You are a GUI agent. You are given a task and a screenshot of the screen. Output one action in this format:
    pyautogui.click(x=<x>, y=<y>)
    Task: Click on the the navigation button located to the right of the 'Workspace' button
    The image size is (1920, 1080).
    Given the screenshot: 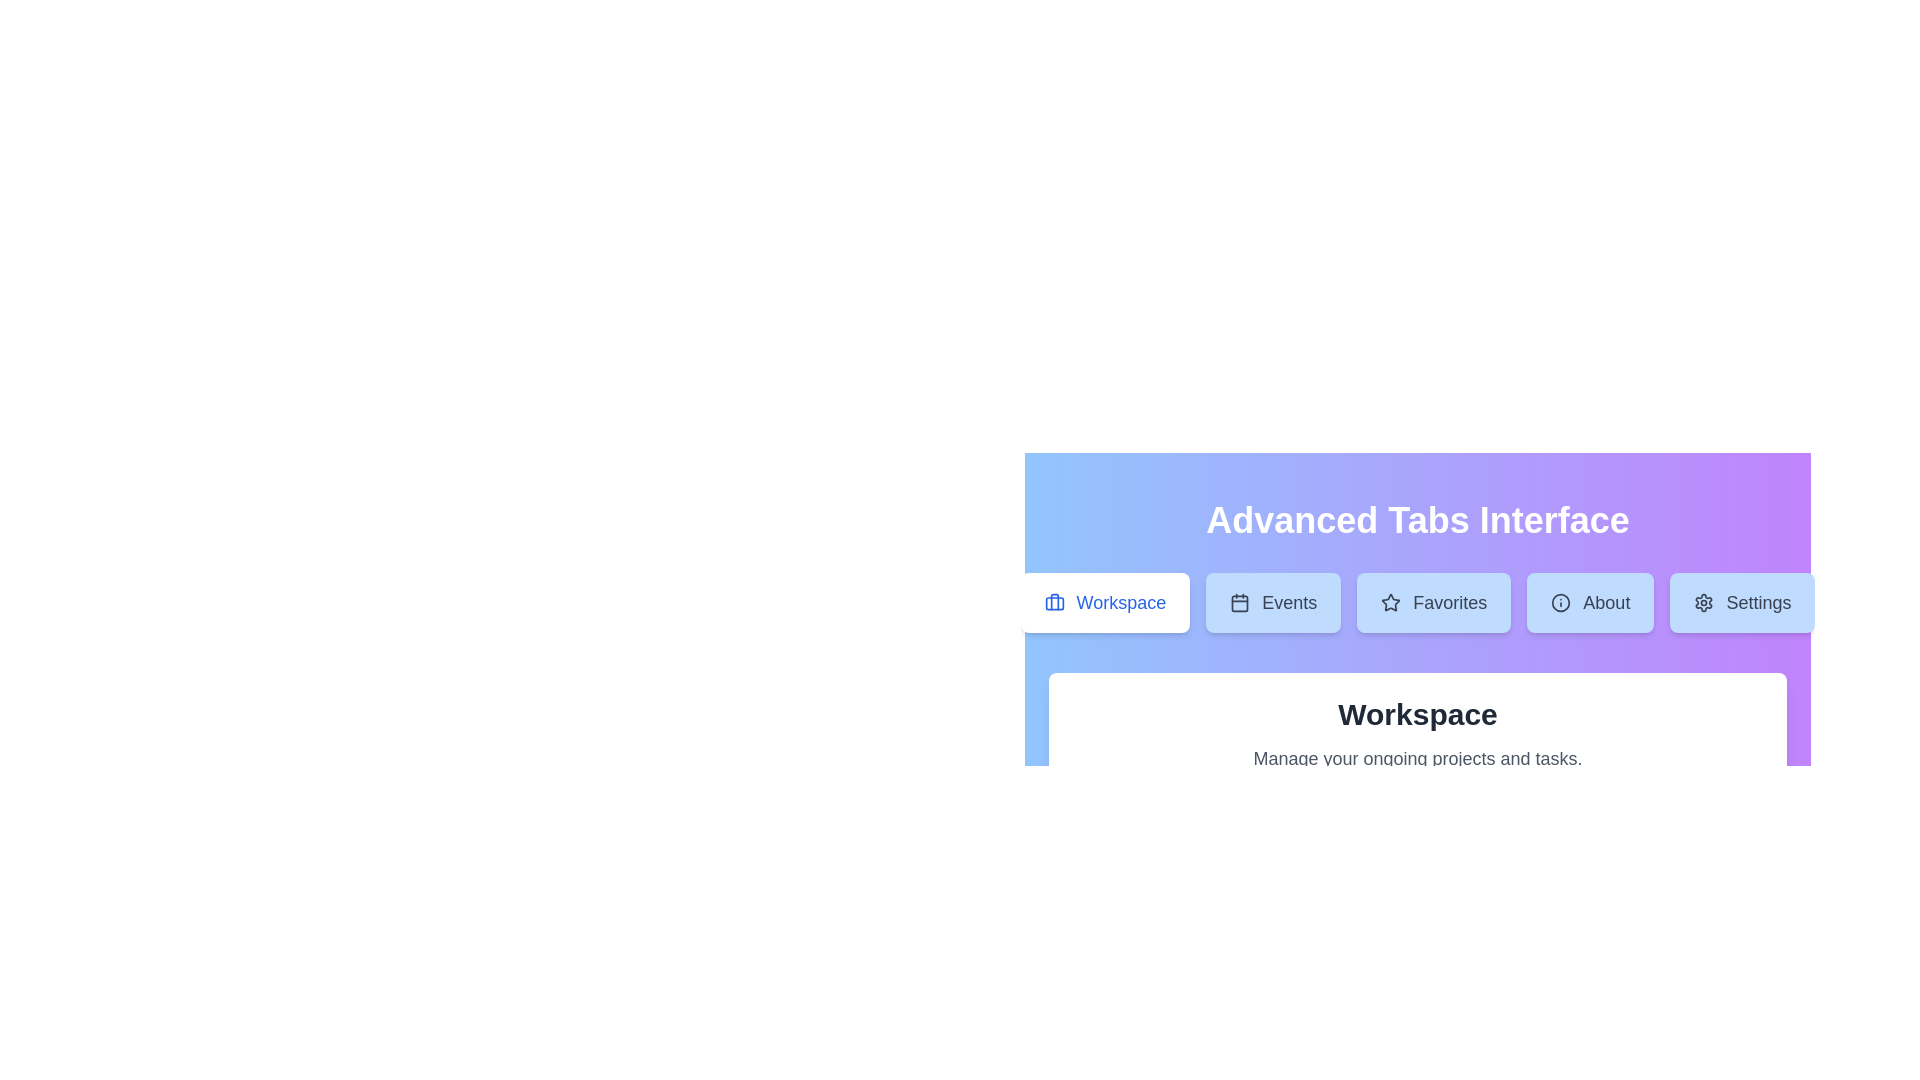 What is the action you would take?
    pyautogui.click(x=1272, y=601)
    